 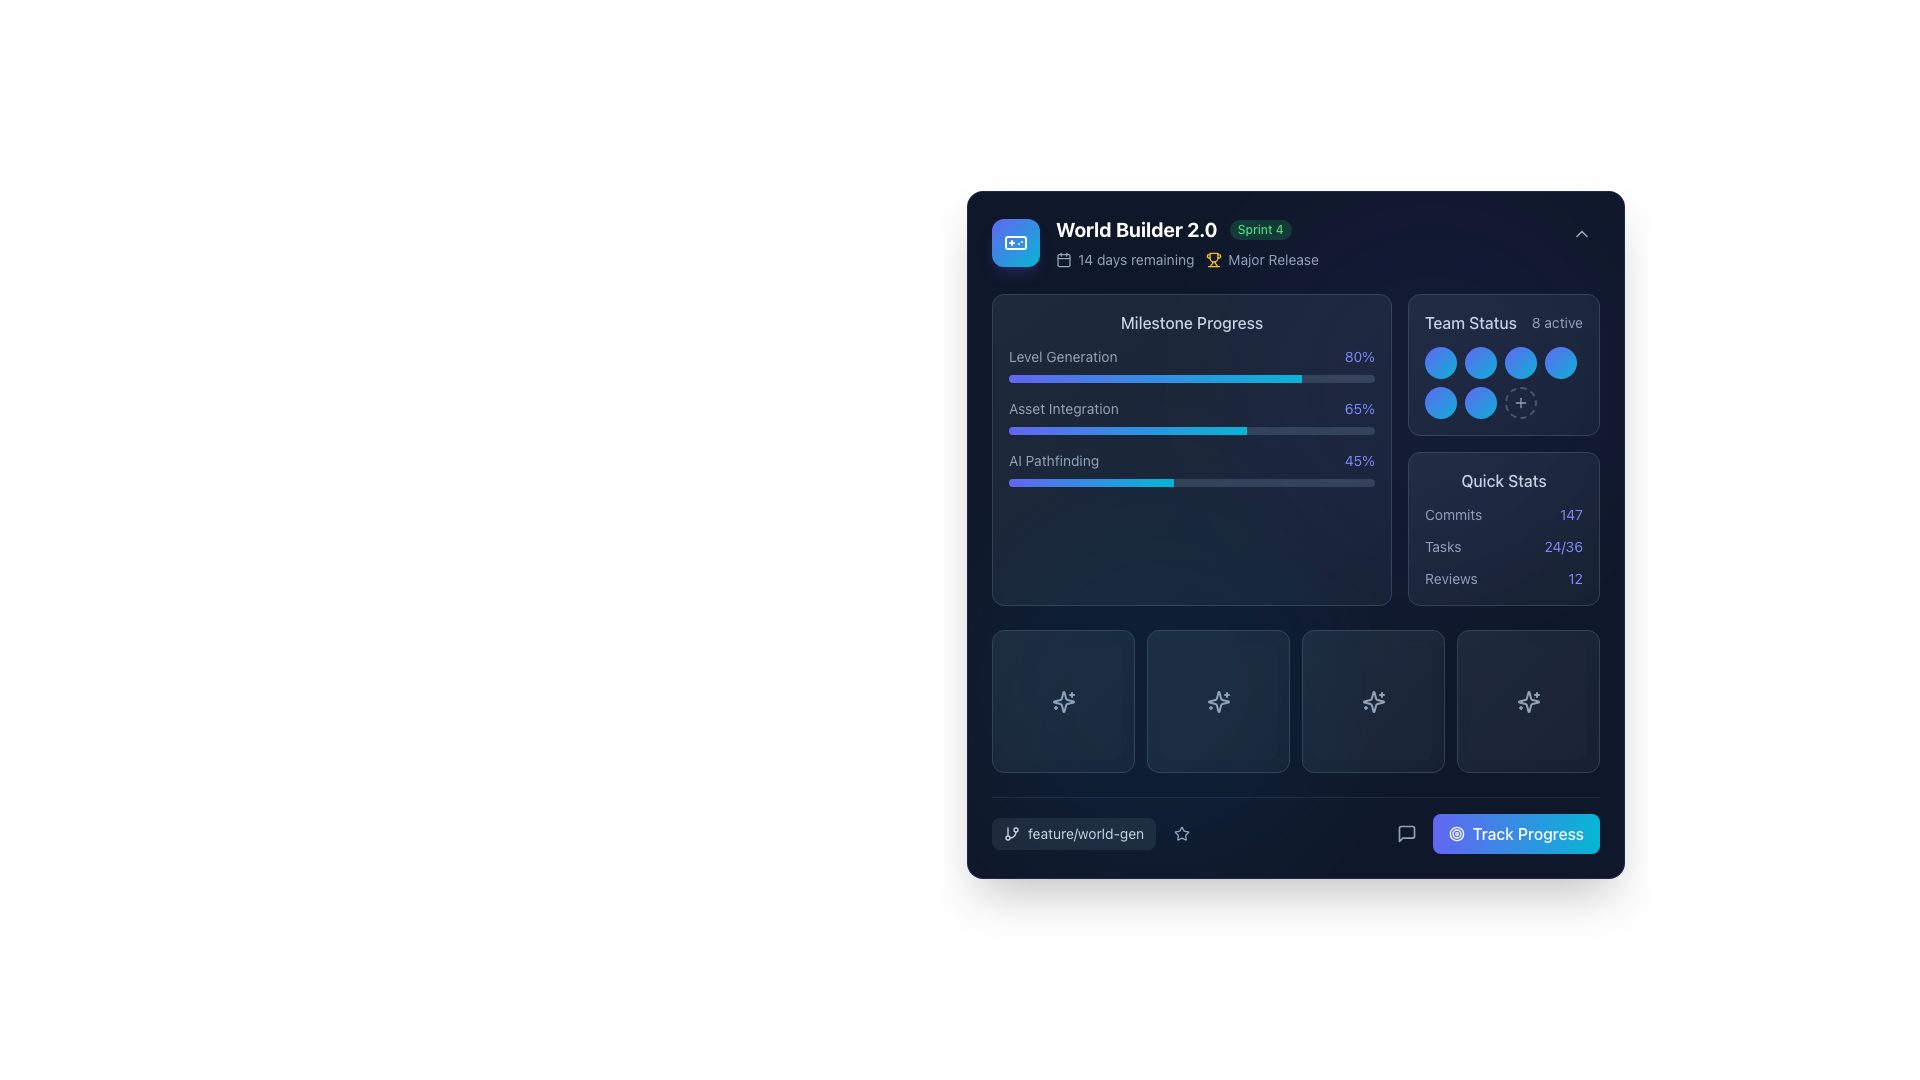 I want to click on progress, so click(x=1242, y=378).